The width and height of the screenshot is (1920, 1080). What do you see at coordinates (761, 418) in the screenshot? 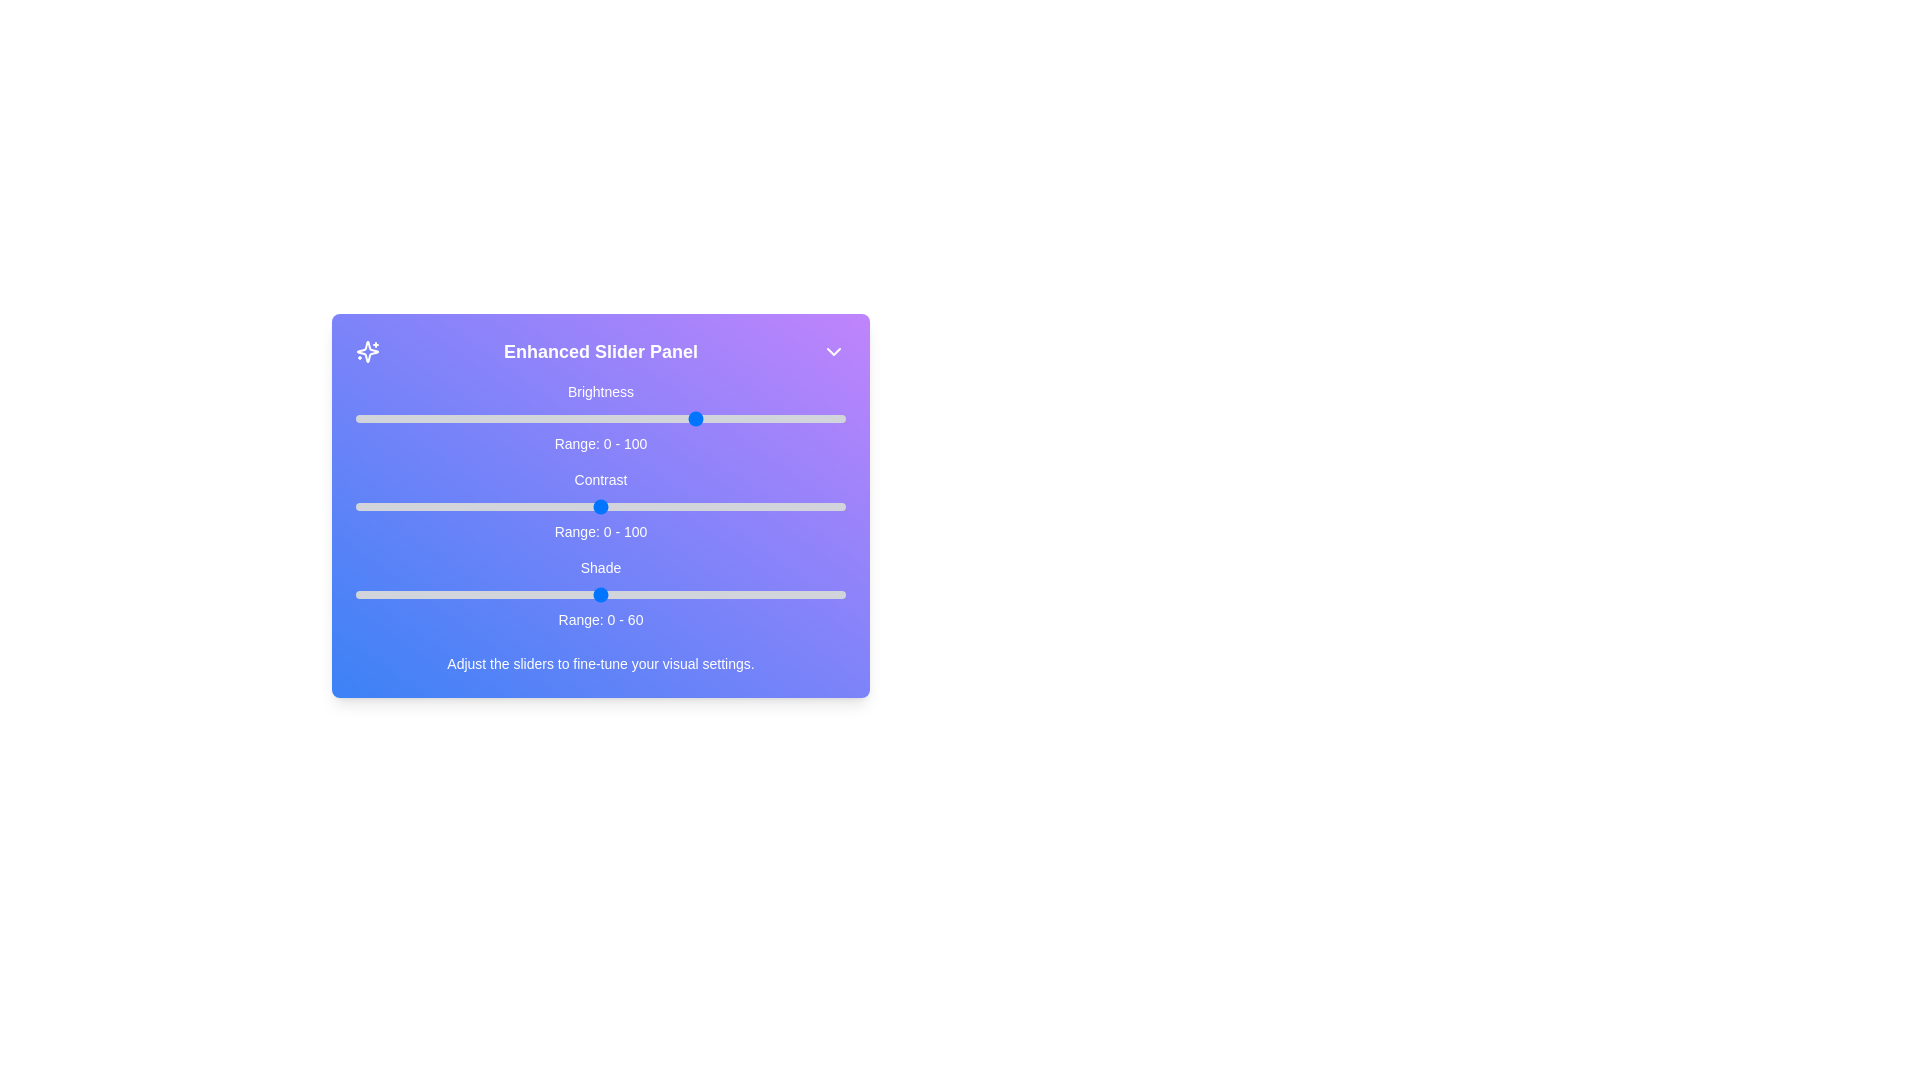
I see `the 0 slider to 83` at bounding box center [761, 418].